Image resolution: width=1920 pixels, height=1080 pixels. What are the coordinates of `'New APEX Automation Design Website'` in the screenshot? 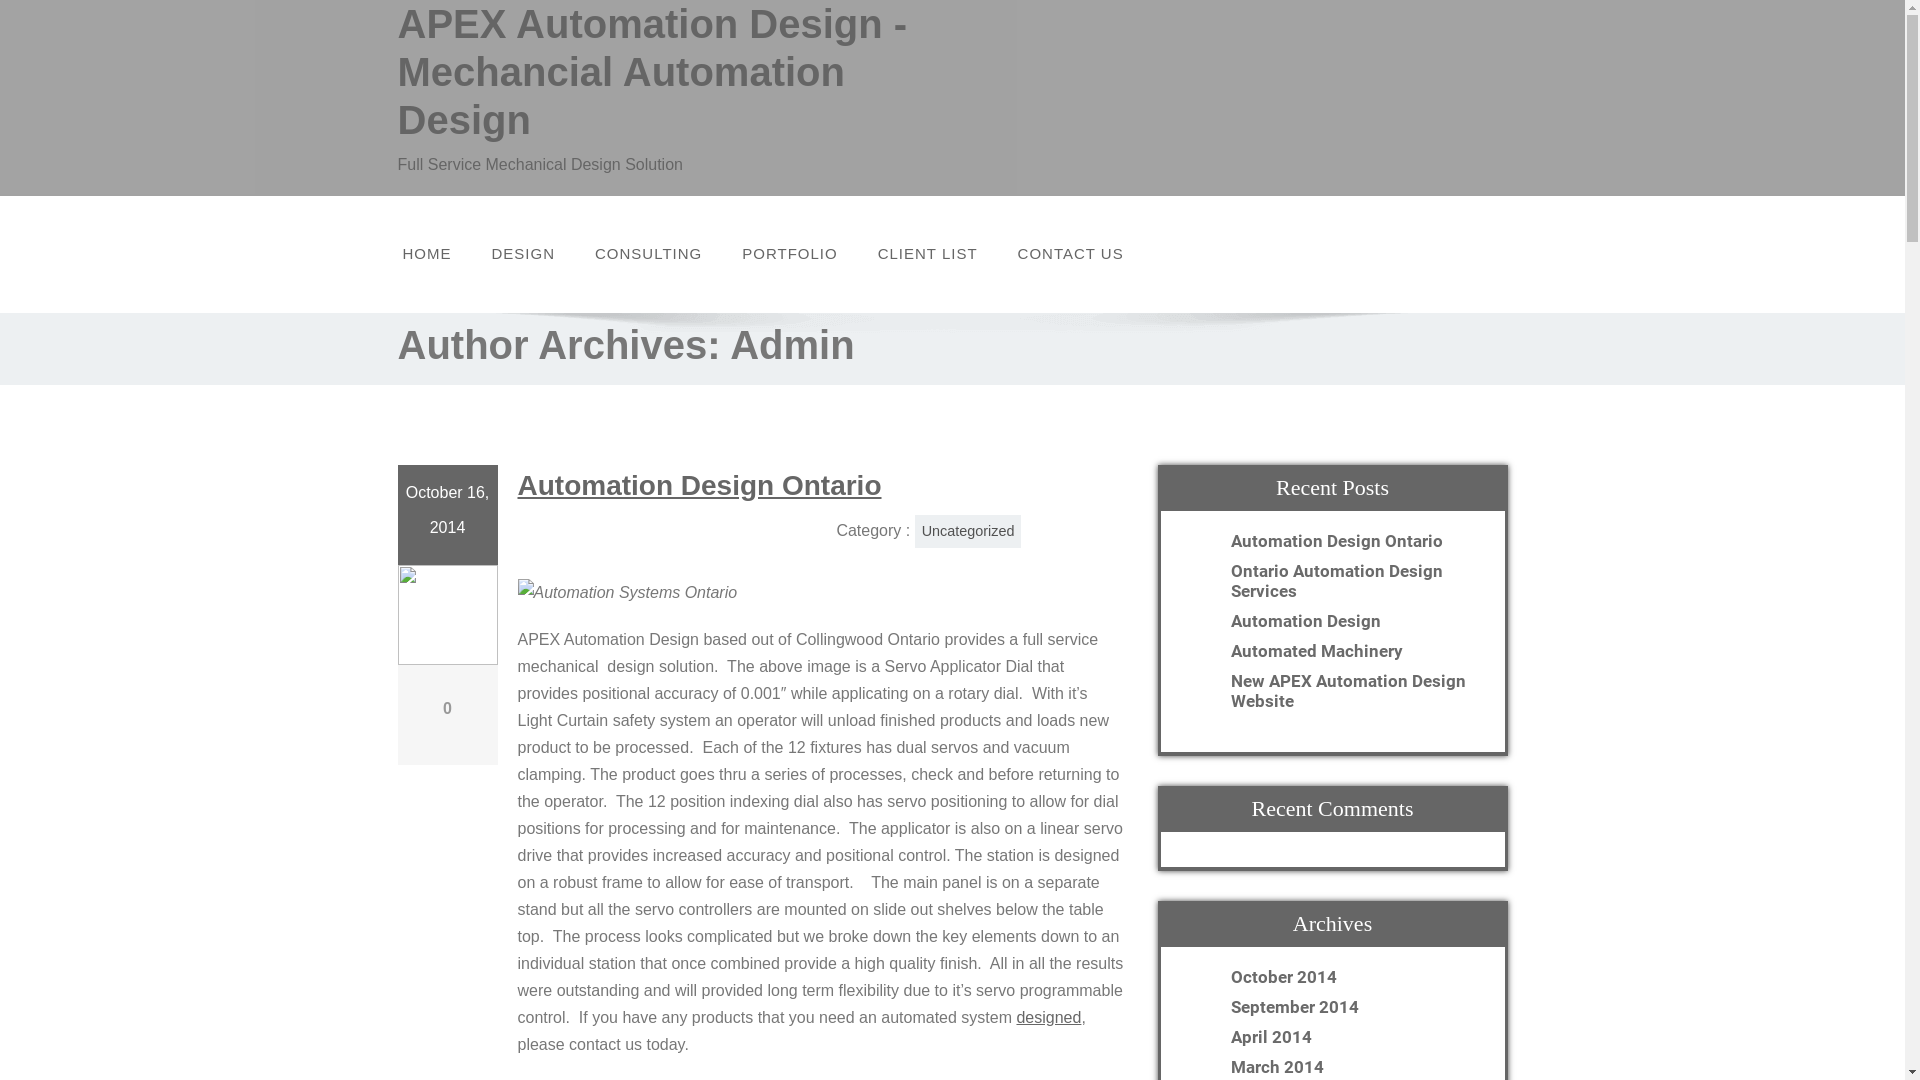 It's located at (1352, 689).